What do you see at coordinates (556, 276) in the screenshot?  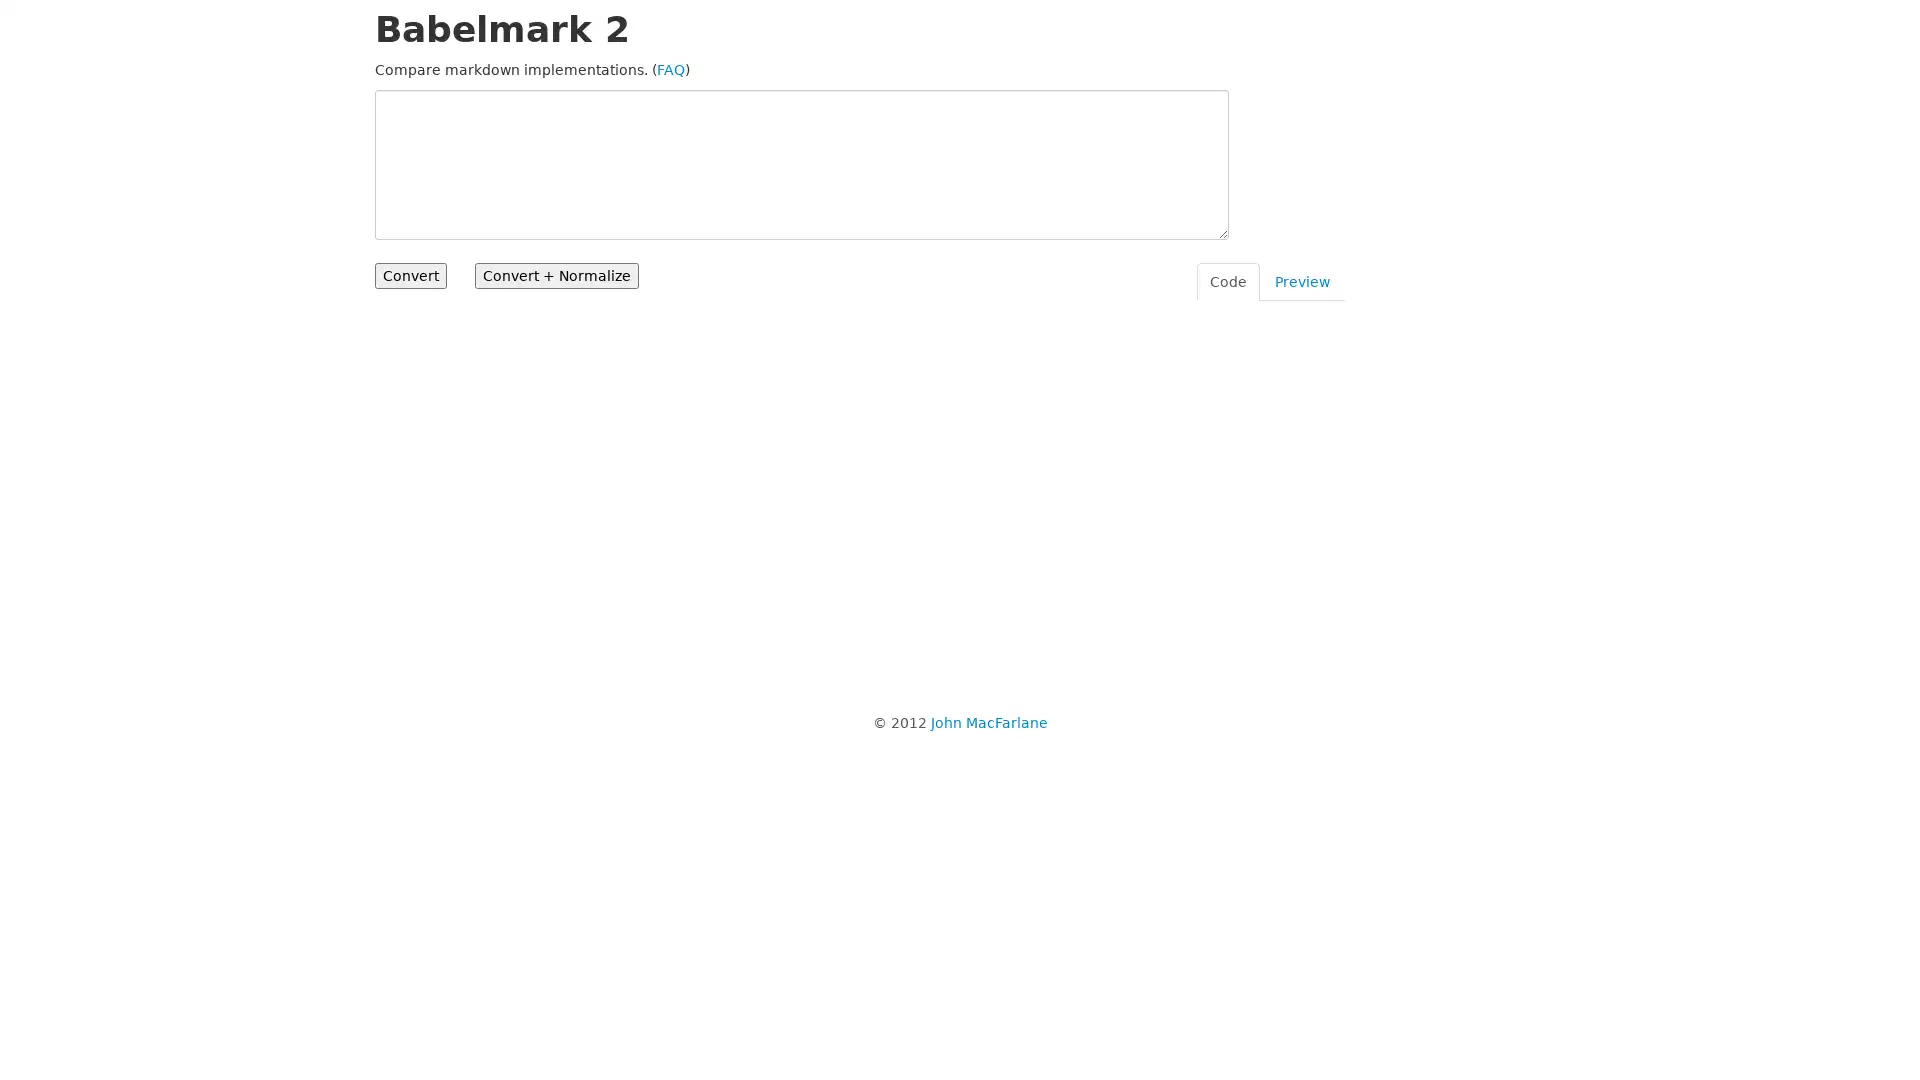 I see `Convert + Normalize` at bounding box center [556, 276].